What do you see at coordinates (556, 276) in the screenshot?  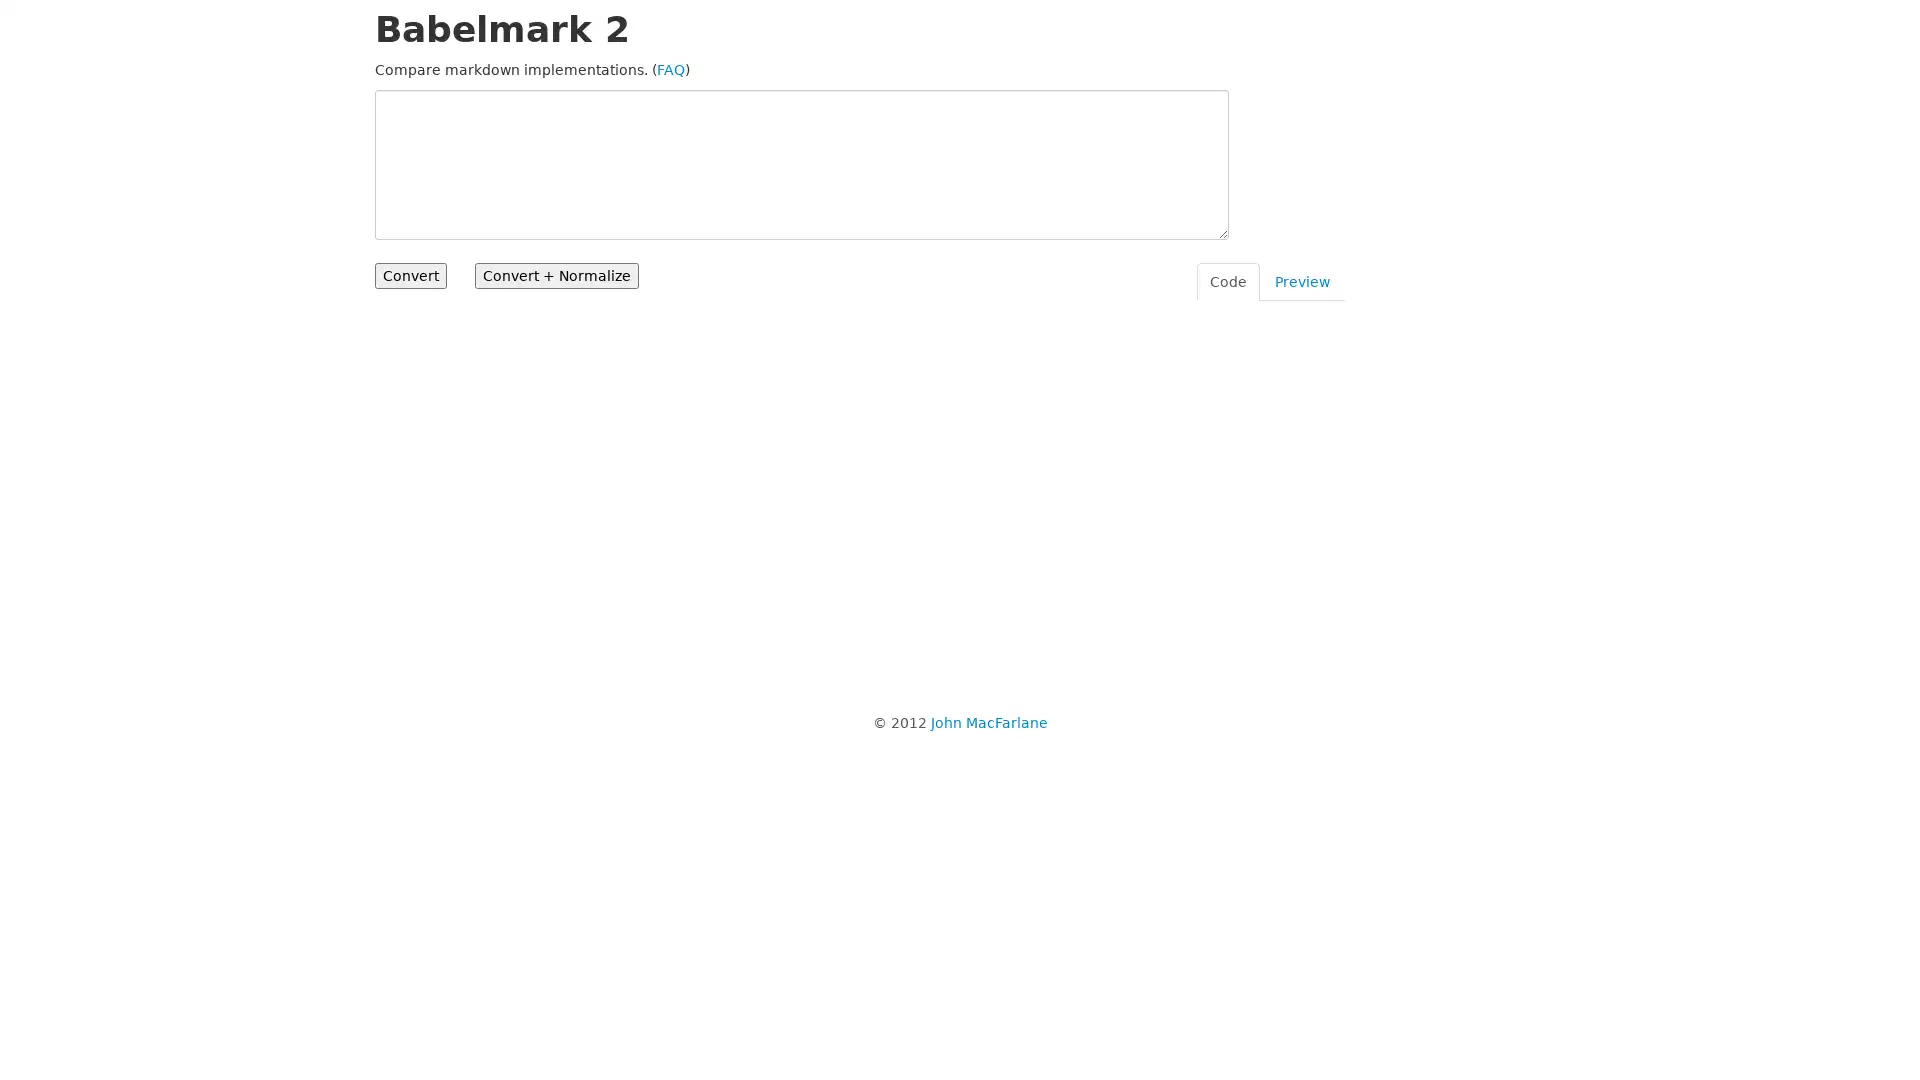 I see `Convert + Normalize` at bounding box center [556, 276].